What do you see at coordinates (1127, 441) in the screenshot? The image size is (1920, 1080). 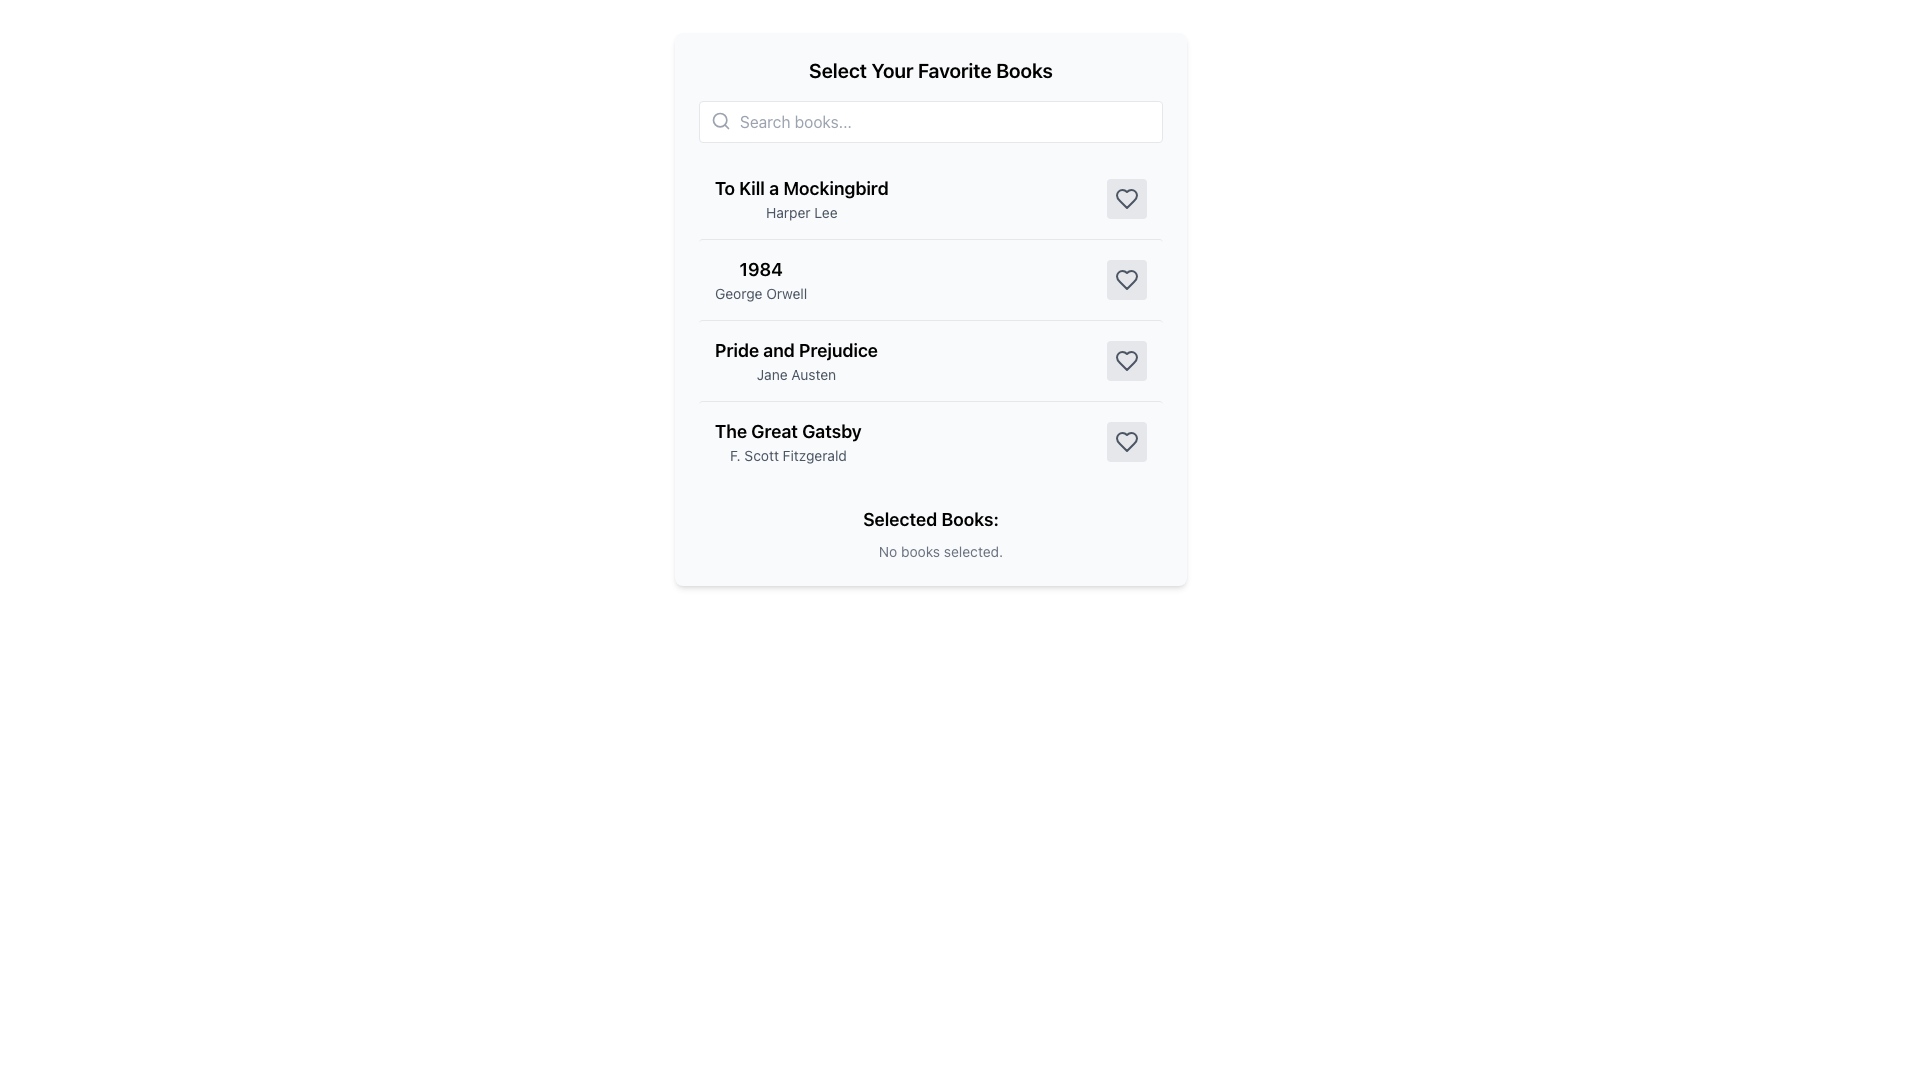 I see `the heart-shaped icon located immediately to the right of the book title 'The Great Gatsby' and its author 'F. Scott Fitzgerald' to favorite or unfavorite the book` at bounding box center [1127, 441].